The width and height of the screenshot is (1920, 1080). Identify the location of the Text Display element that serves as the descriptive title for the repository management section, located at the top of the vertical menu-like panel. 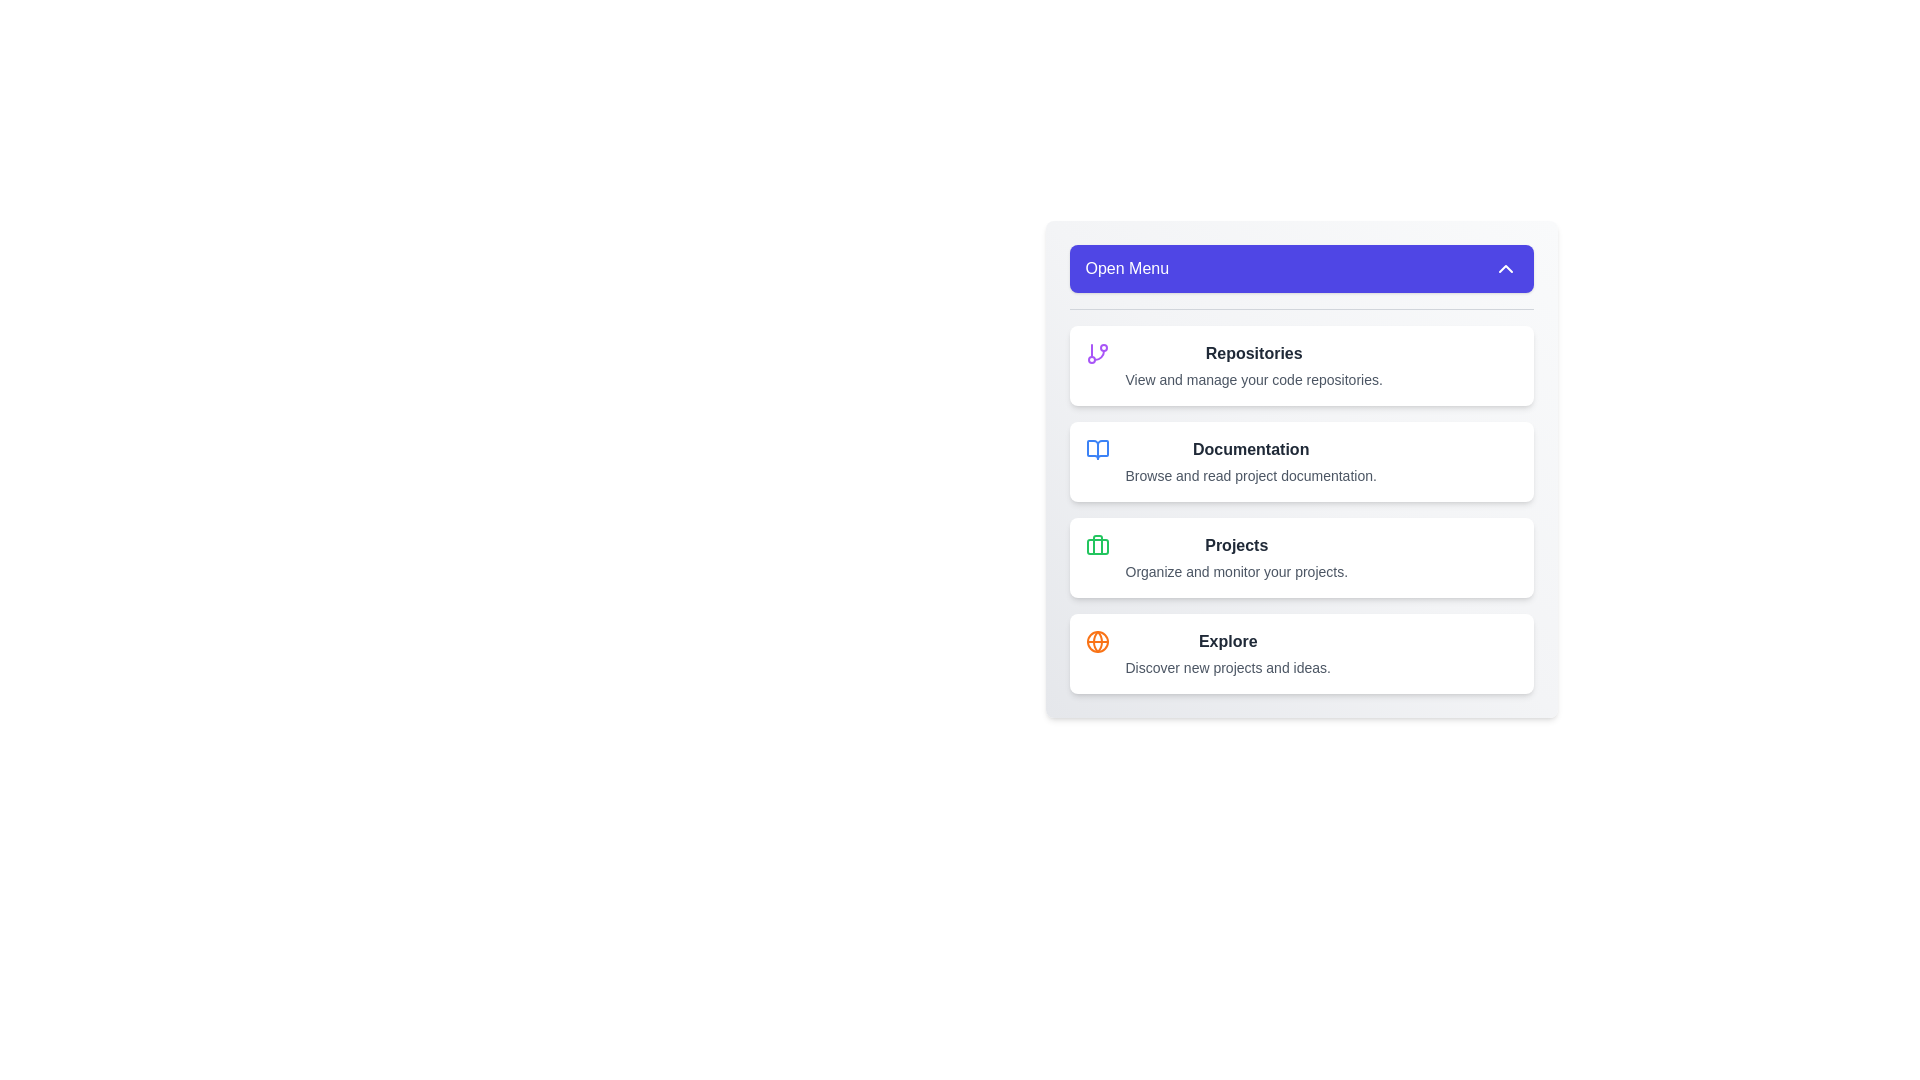
(1253, 353).